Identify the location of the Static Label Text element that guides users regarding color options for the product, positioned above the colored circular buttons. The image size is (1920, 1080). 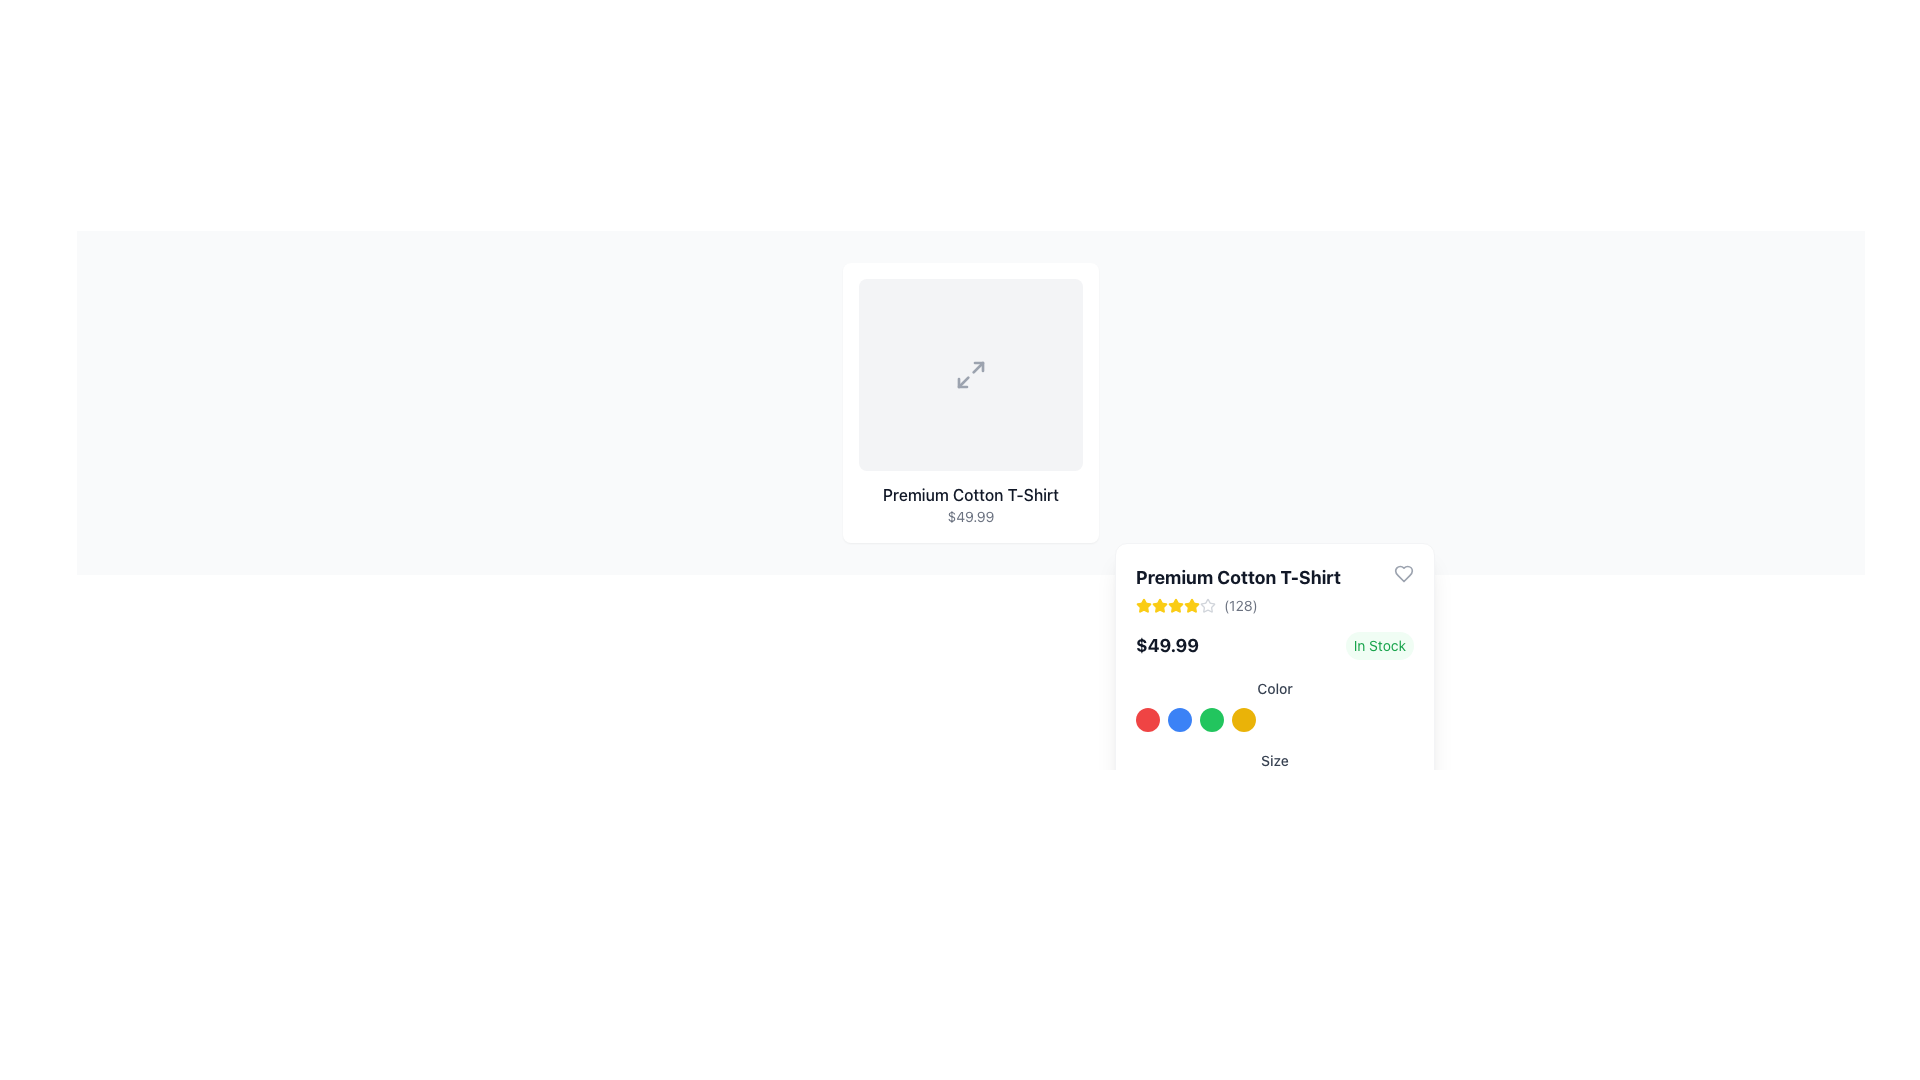
(1274, 686).